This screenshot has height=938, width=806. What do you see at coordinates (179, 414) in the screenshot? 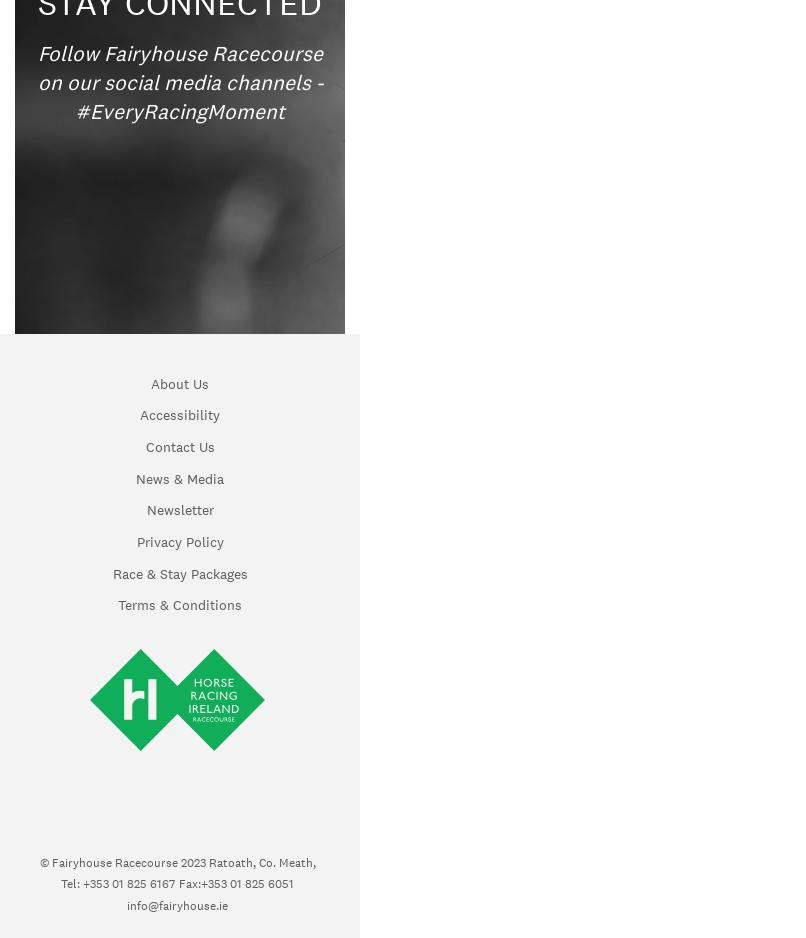
I see `'Accessibility'` at bounding box center [179, 414].